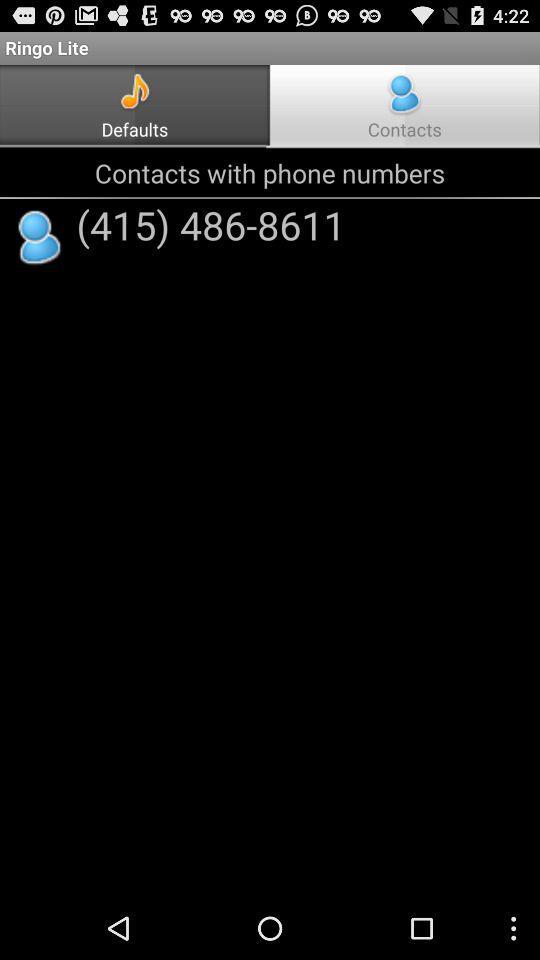 Image resolution: width=540 pixels, height=960 pixels. What do you see at coordinates (210, 224) in the screenshot?
I see `the (415) 486-8611 icon` at bounding box center [210, 224].